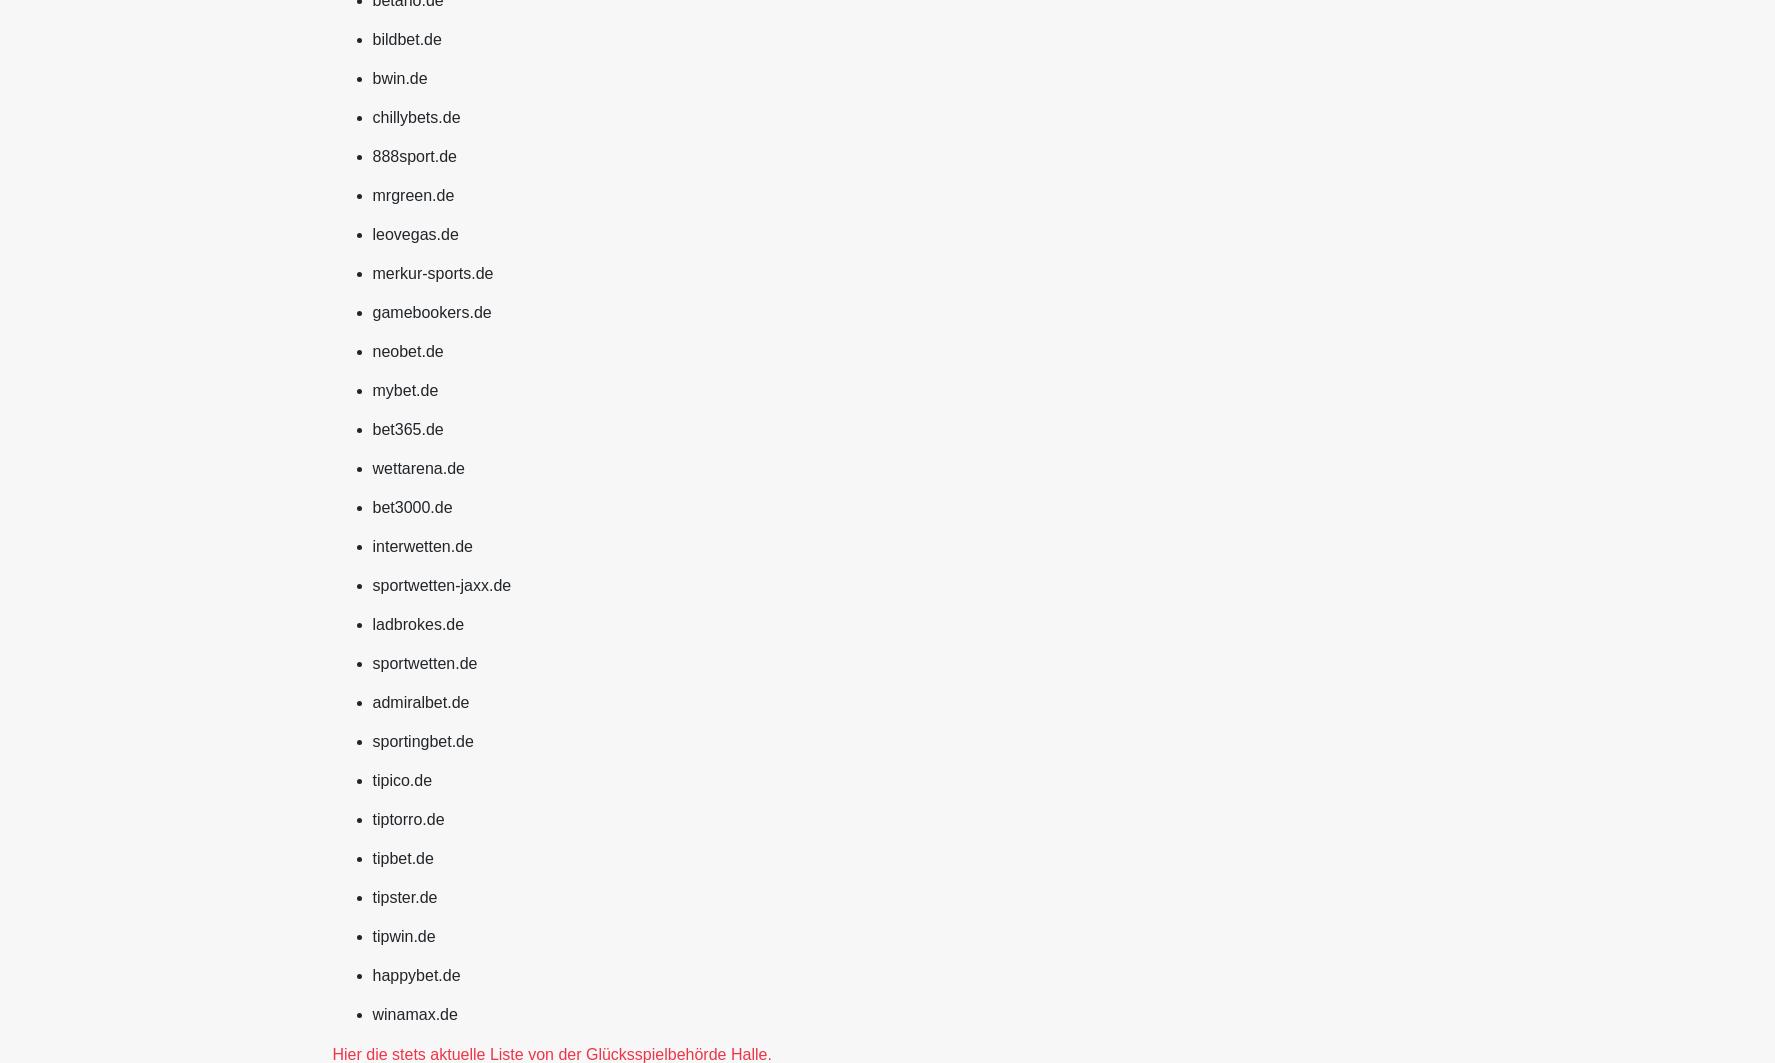 Image resolution: width=1775 pixels, height=1063 pixels. I want to click on 'tipbet.de', so click(401, 856).